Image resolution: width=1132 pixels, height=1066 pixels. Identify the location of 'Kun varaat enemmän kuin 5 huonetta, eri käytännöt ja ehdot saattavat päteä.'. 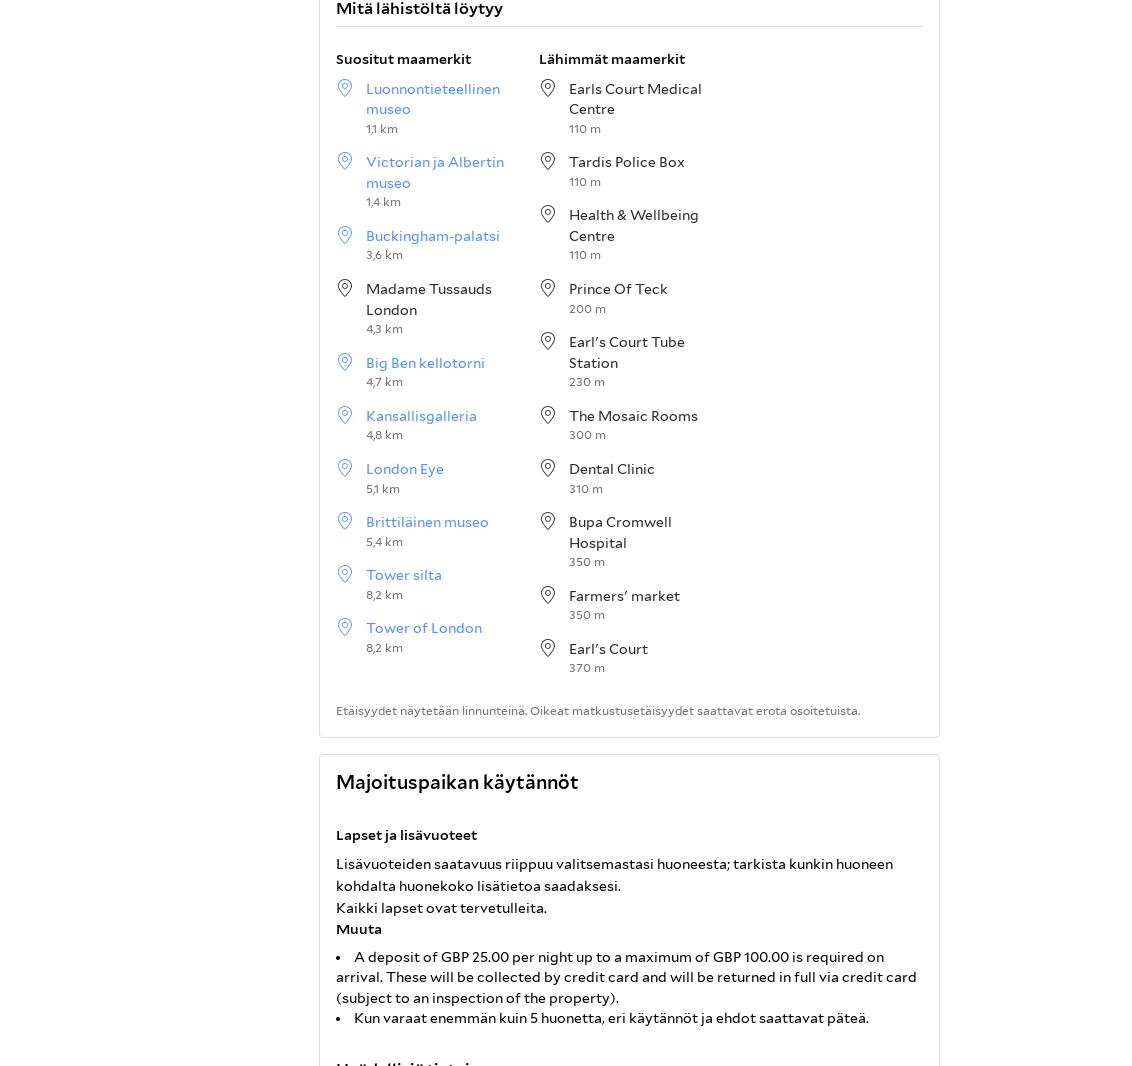
(609, 1018).